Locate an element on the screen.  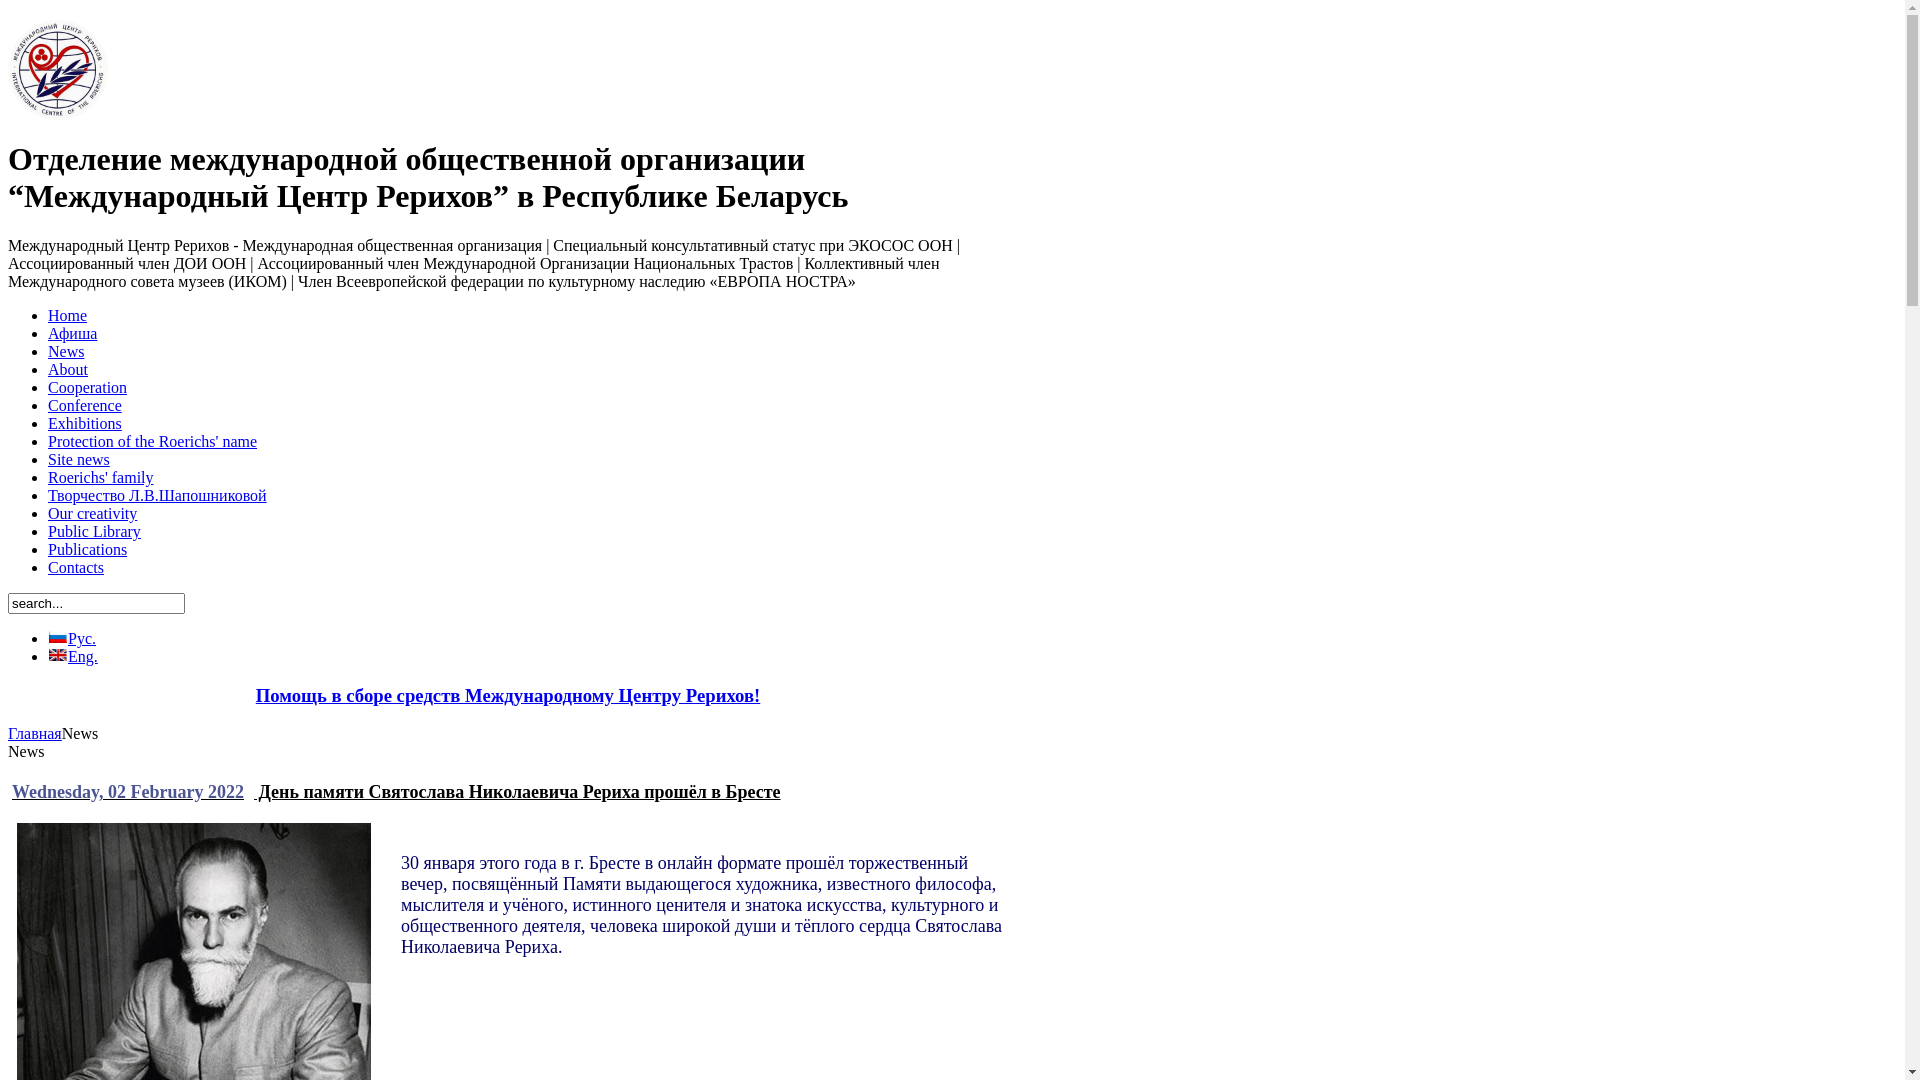
'About' is located at coordinates (48, 369).